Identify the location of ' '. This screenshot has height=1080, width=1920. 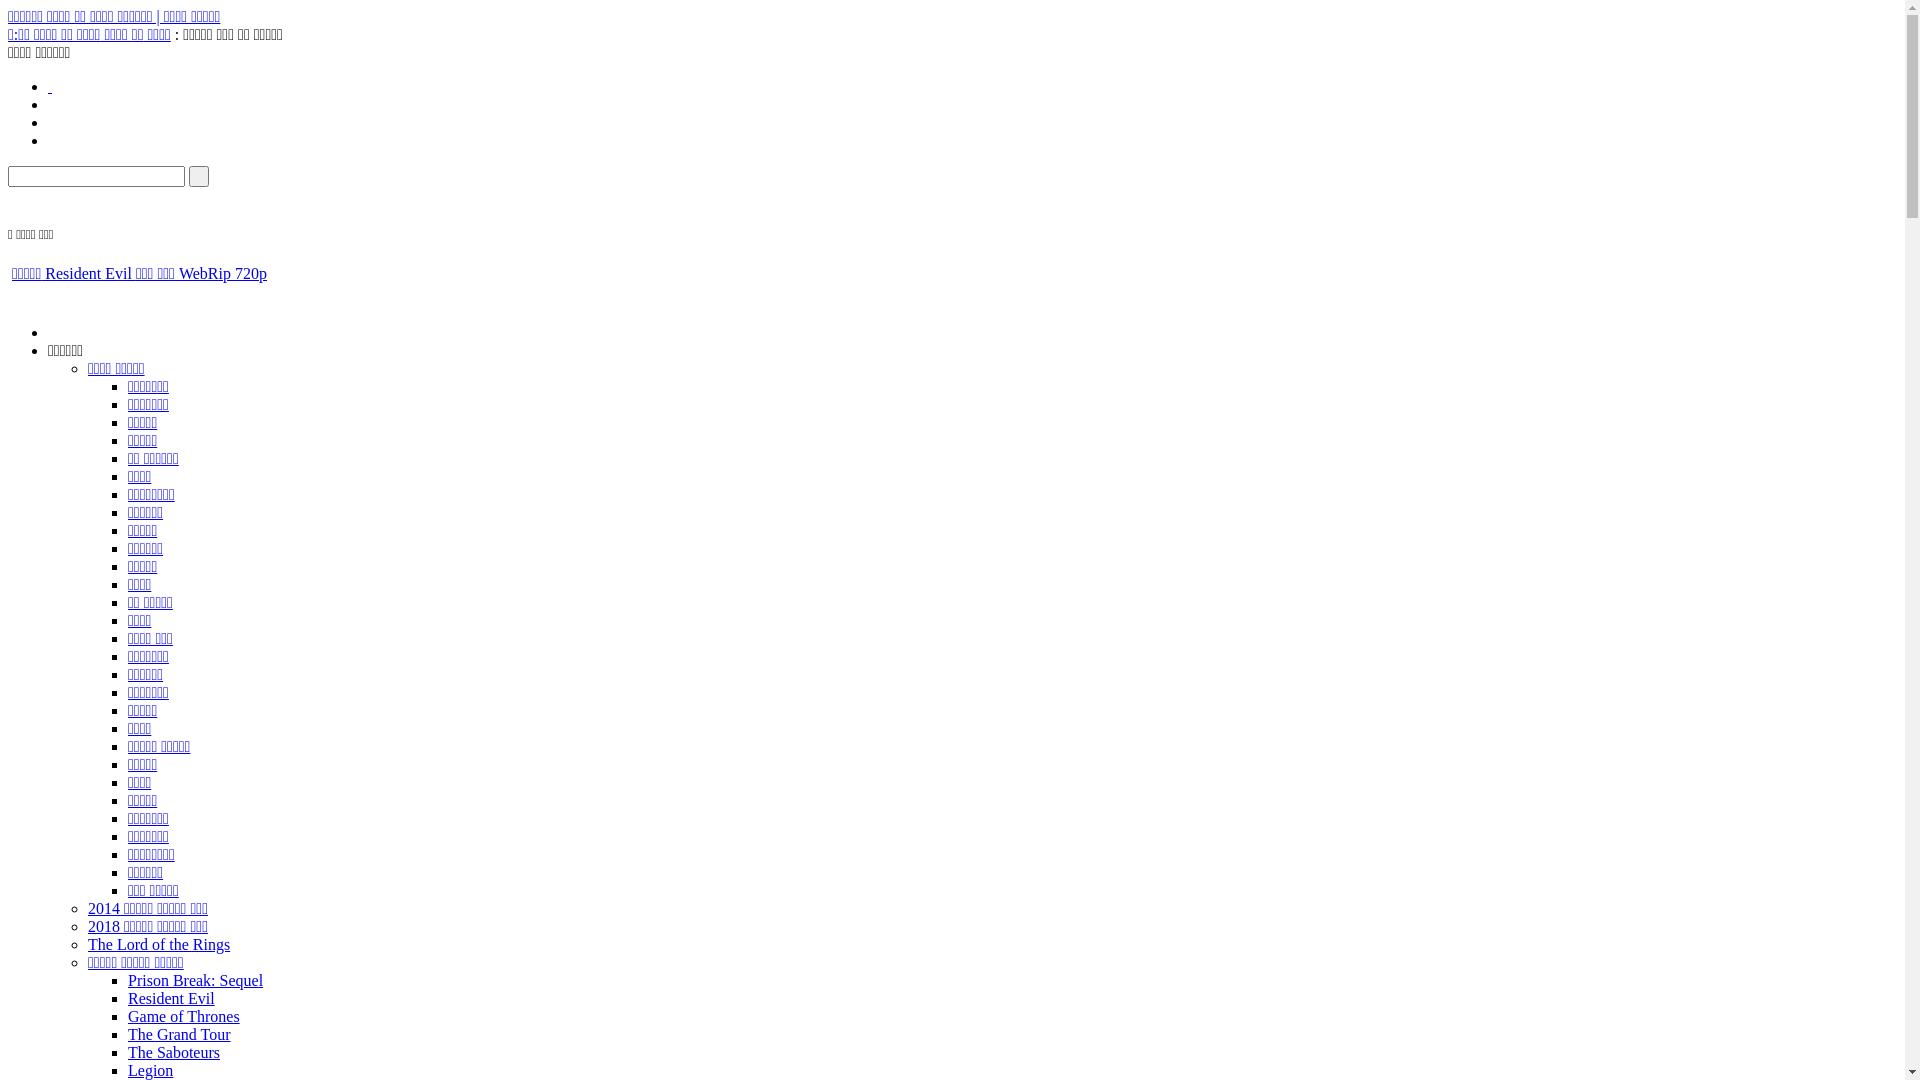
(48, 85).